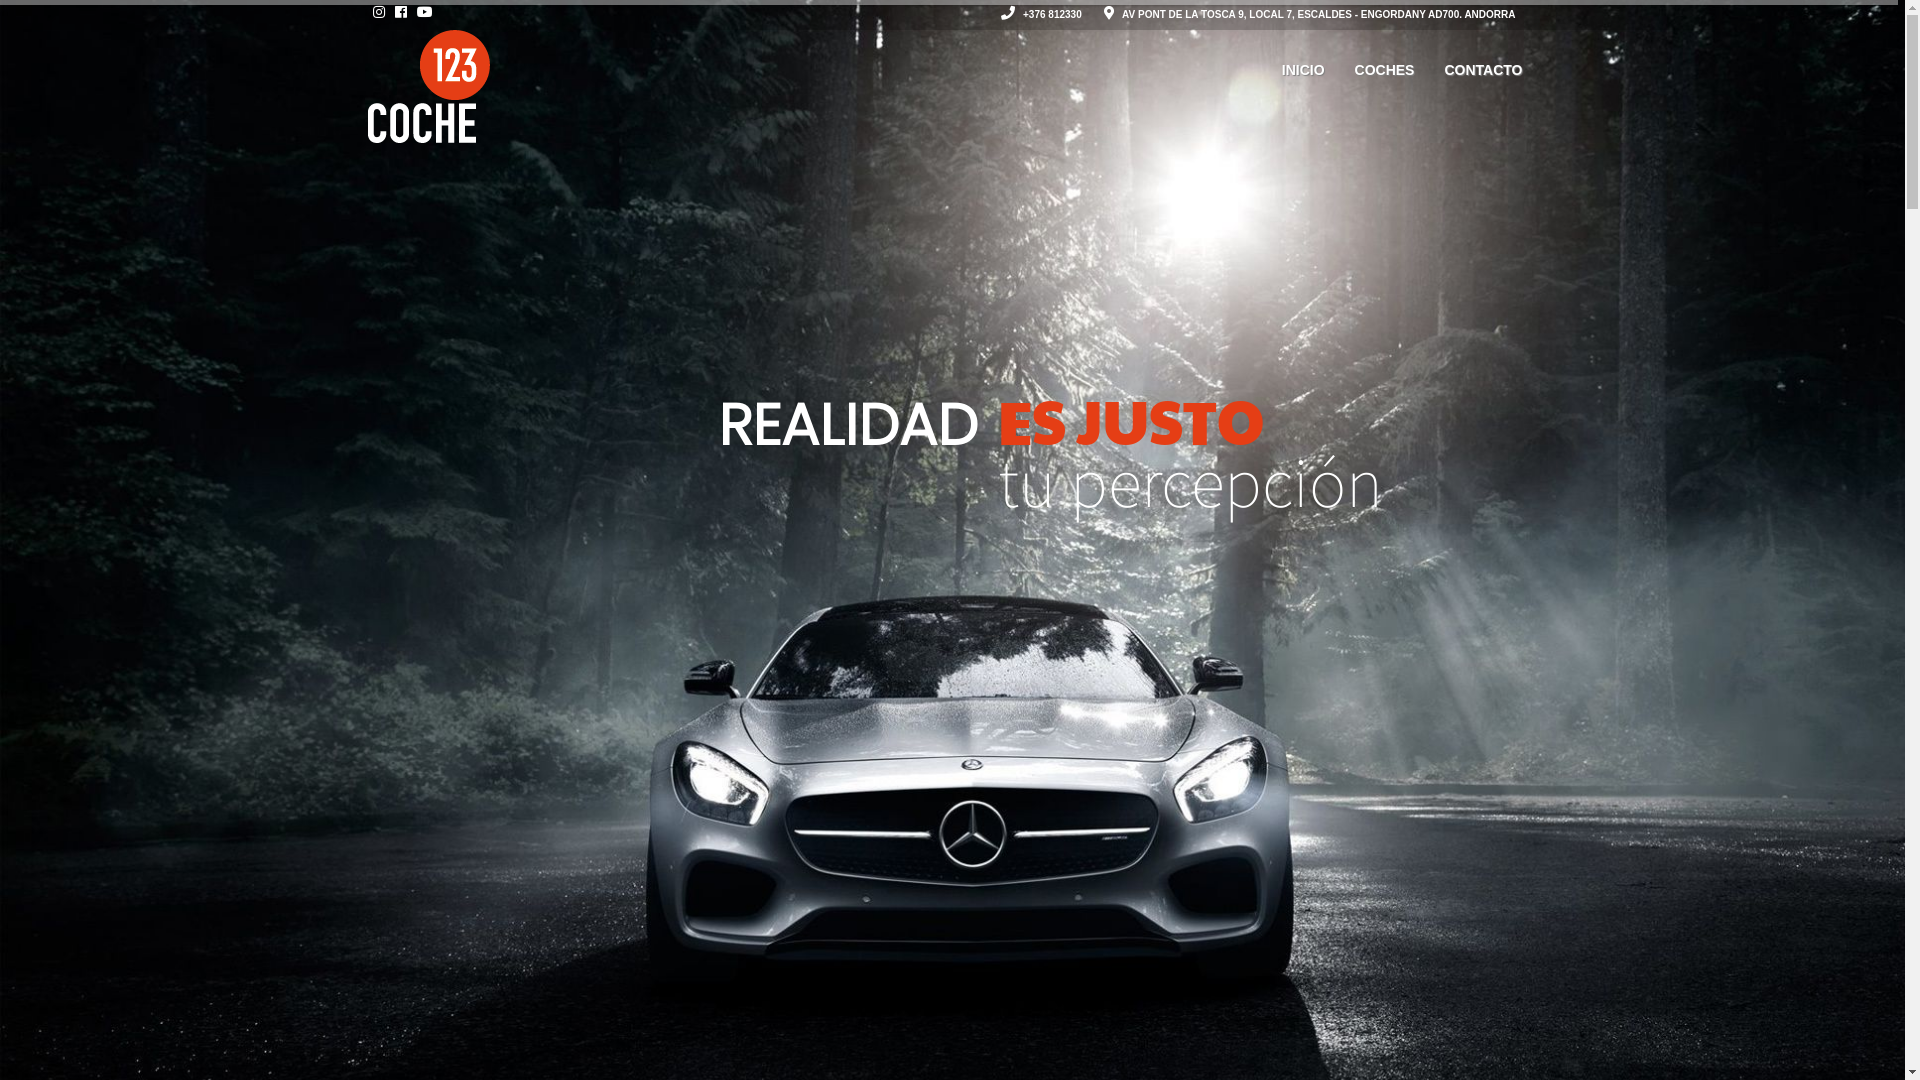 This screenshot has height=1080, width=1920. I want to click on '+376 812330', so click(1040, 14).